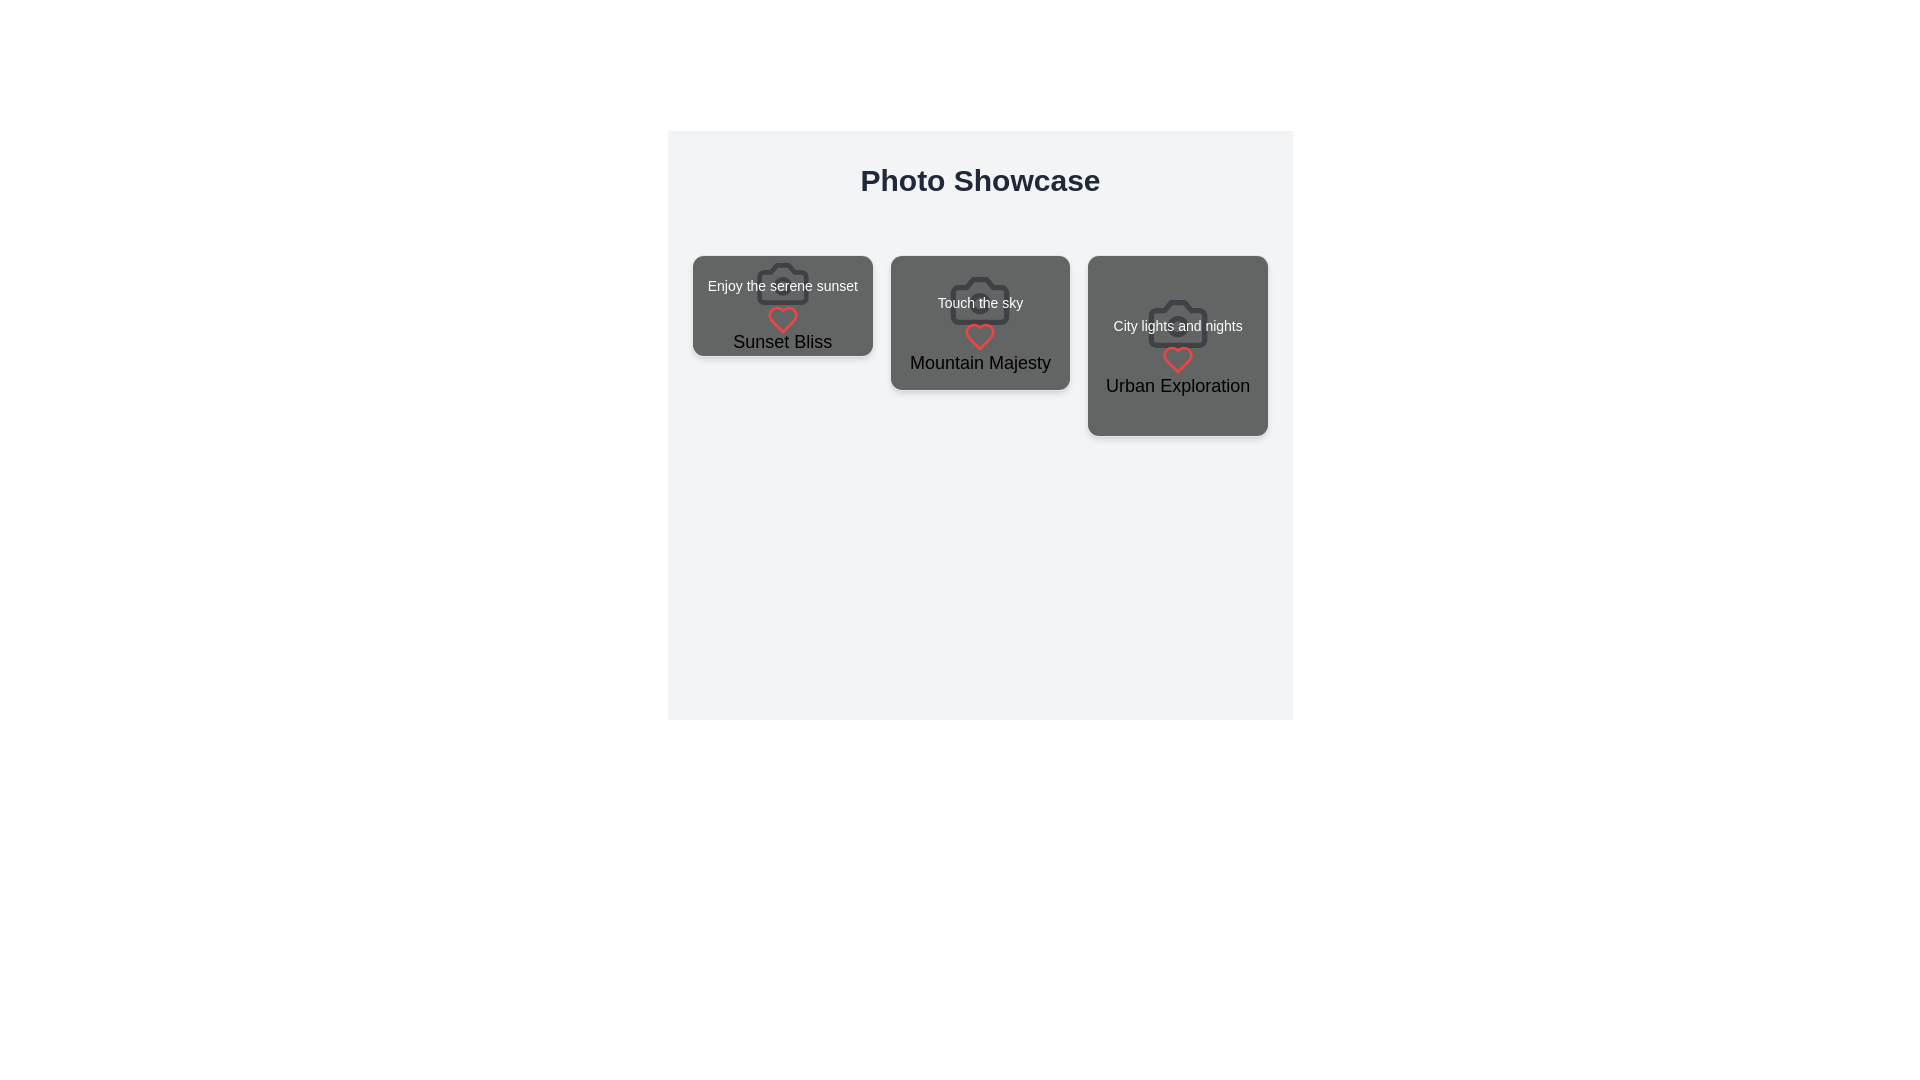 This screenshot has width=1920, height=1080. What do you see at coordinates (980, 301) in the screenshot?
I see `the SVG graphical element symbolizing photography in the 'Mountain Majesty' section, located at the center coordinates` at bounding box center [980, 301].